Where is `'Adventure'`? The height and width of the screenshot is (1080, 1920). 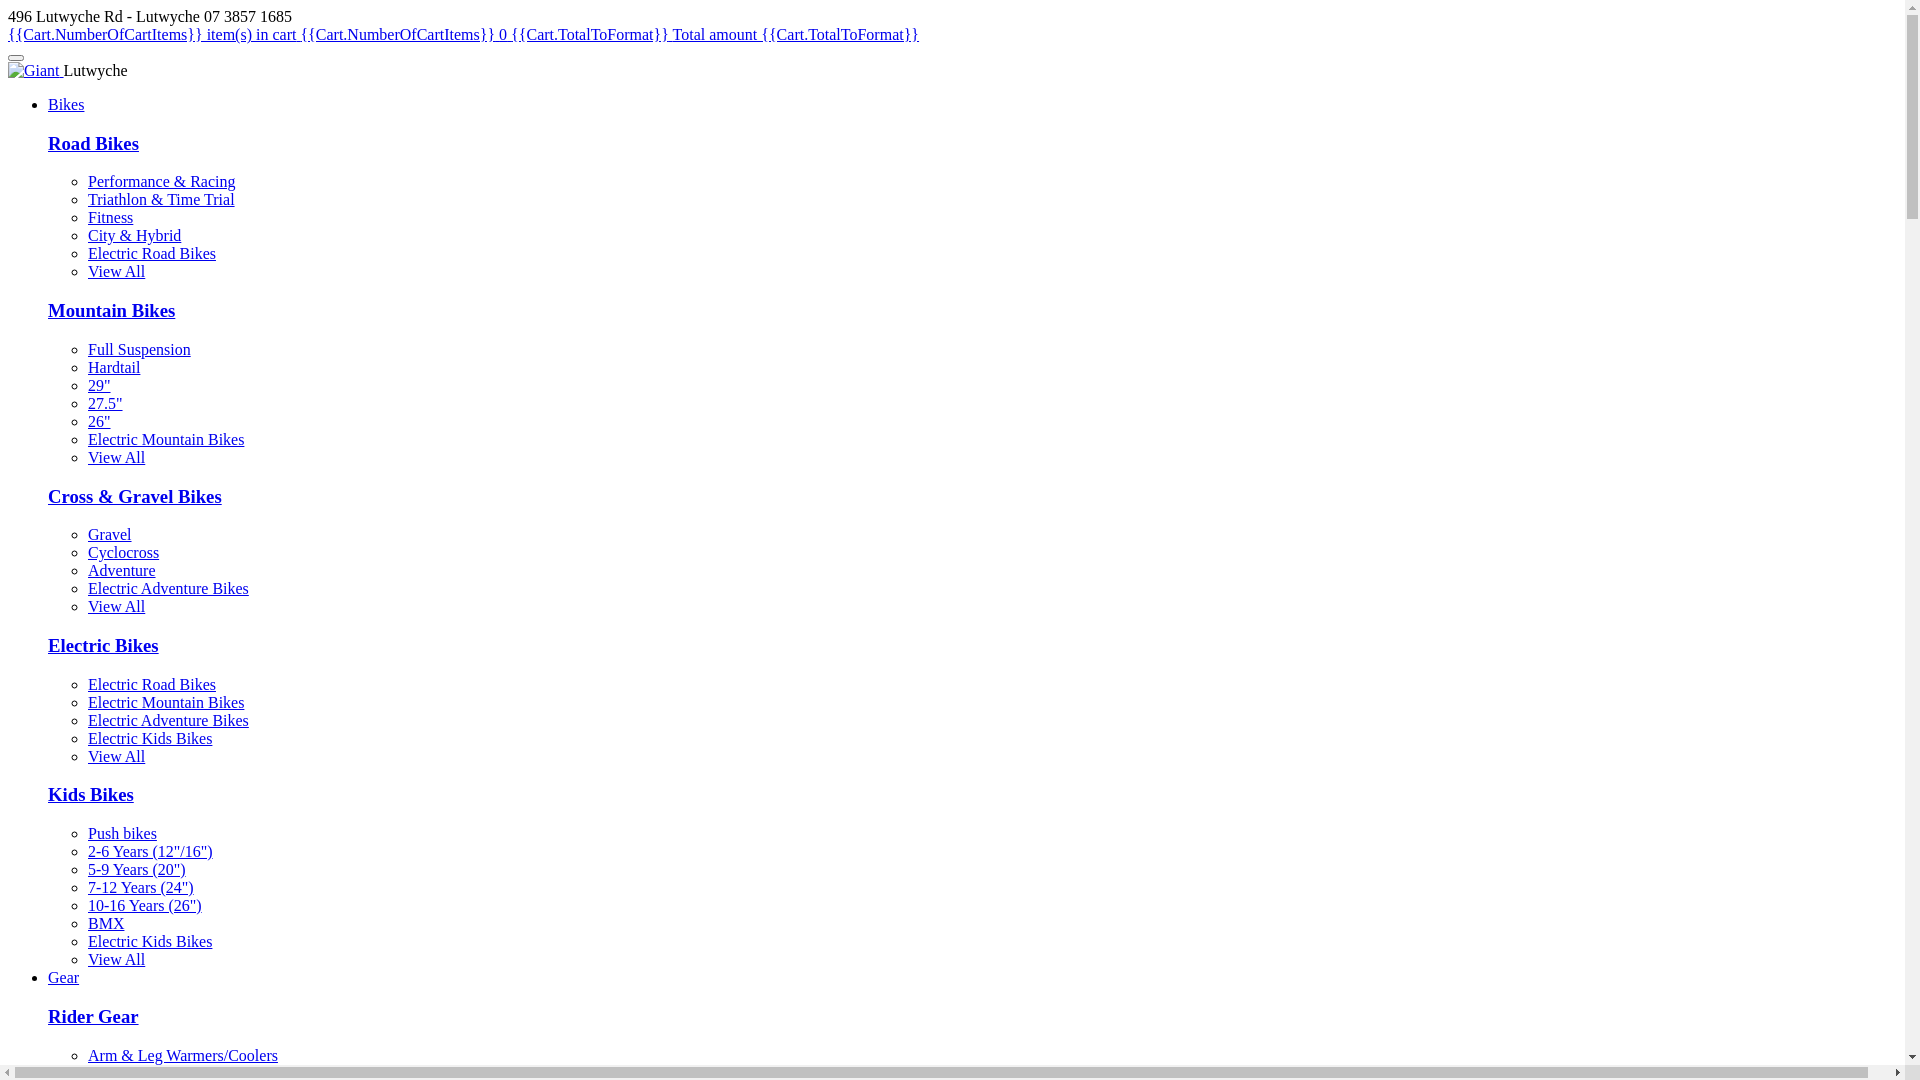 'Adventure' is located at coordinates (86, 570).